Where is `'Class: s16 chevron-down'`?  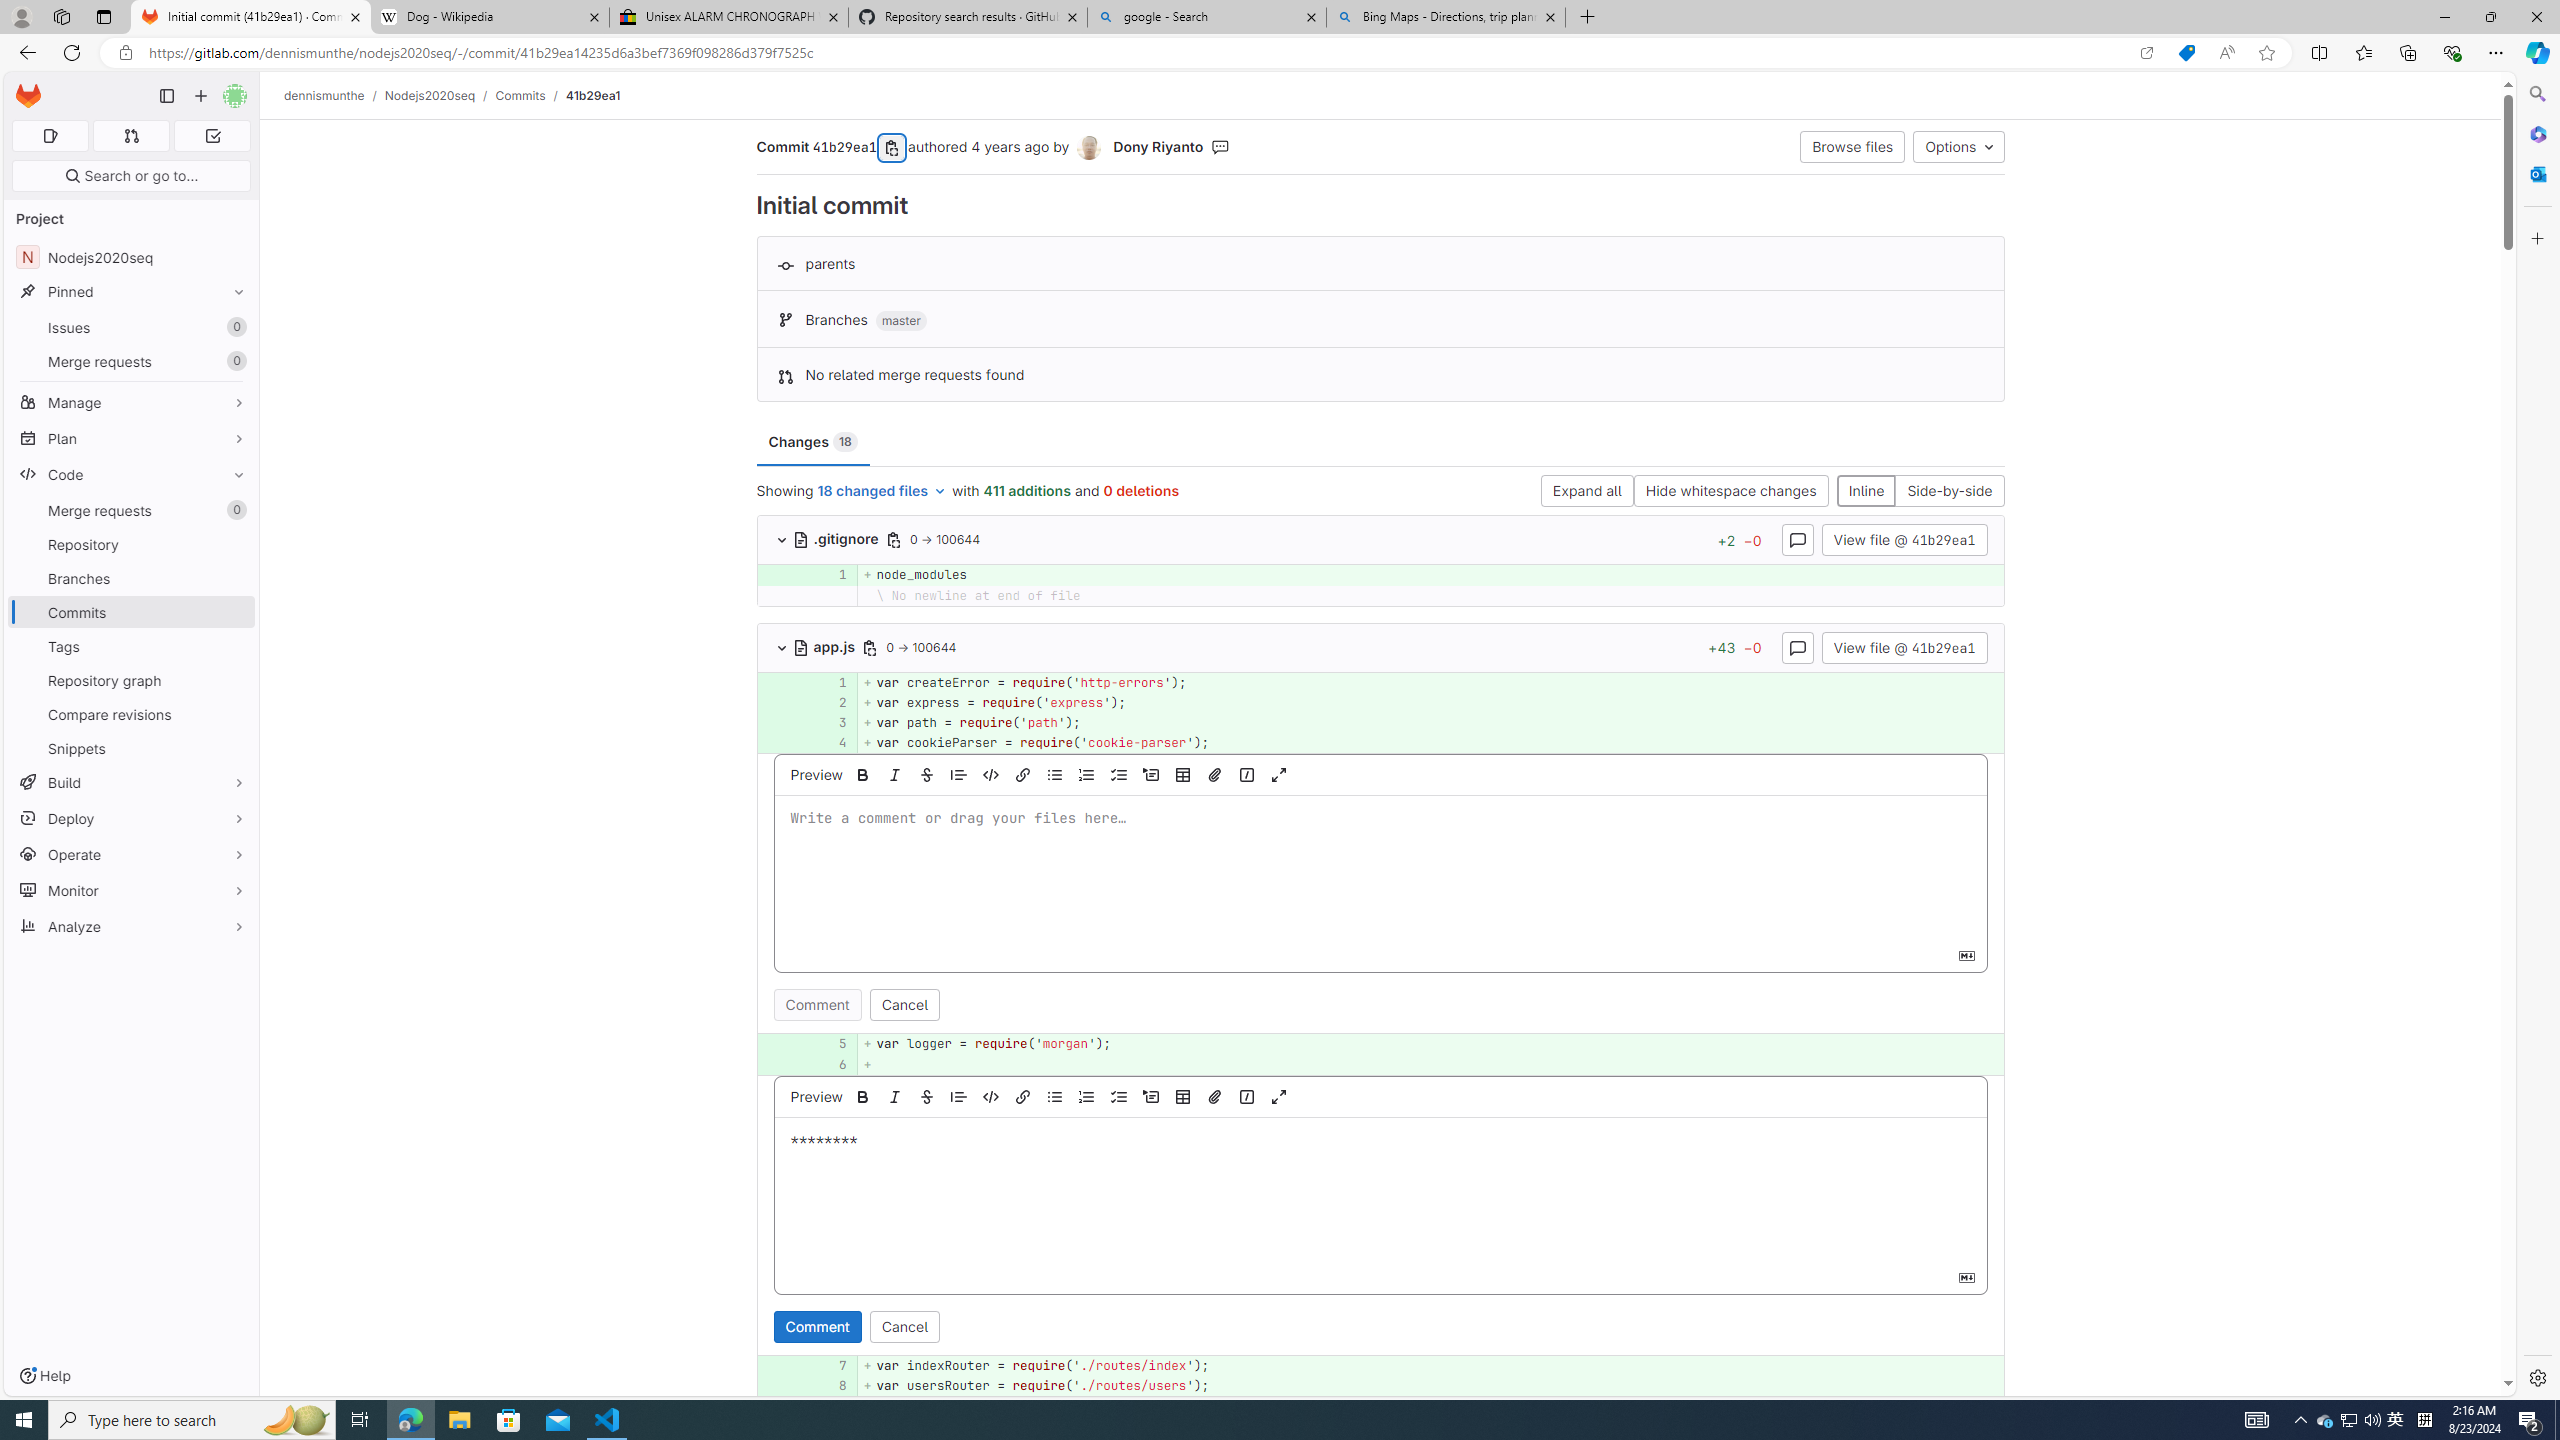 'Class: s16 chevron-down' is located at coordinates (782, 647).